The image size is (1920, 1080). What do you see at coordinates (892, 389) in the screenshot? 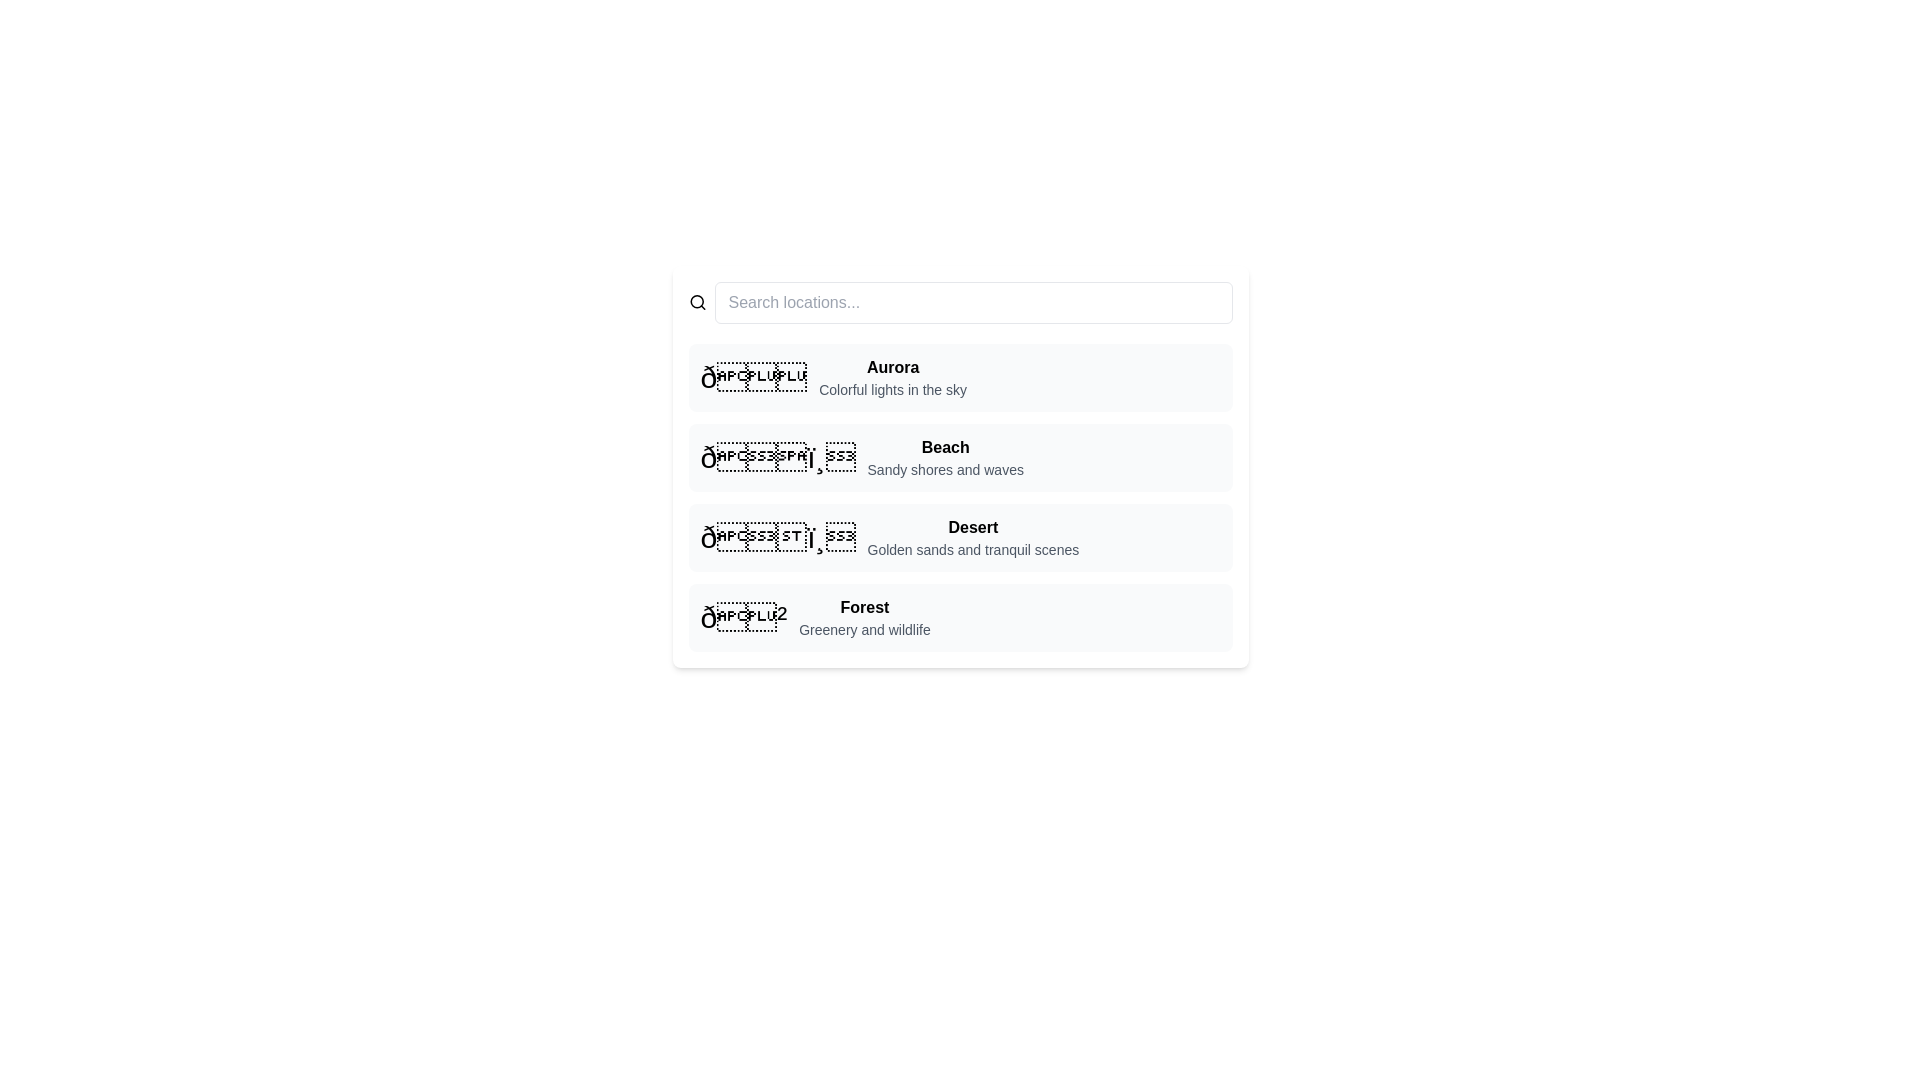
I see `the text label that provides additional descriptive information related to the main title 'Aurora', positioned directly below it in the interface` at bounding box center [892, 389].